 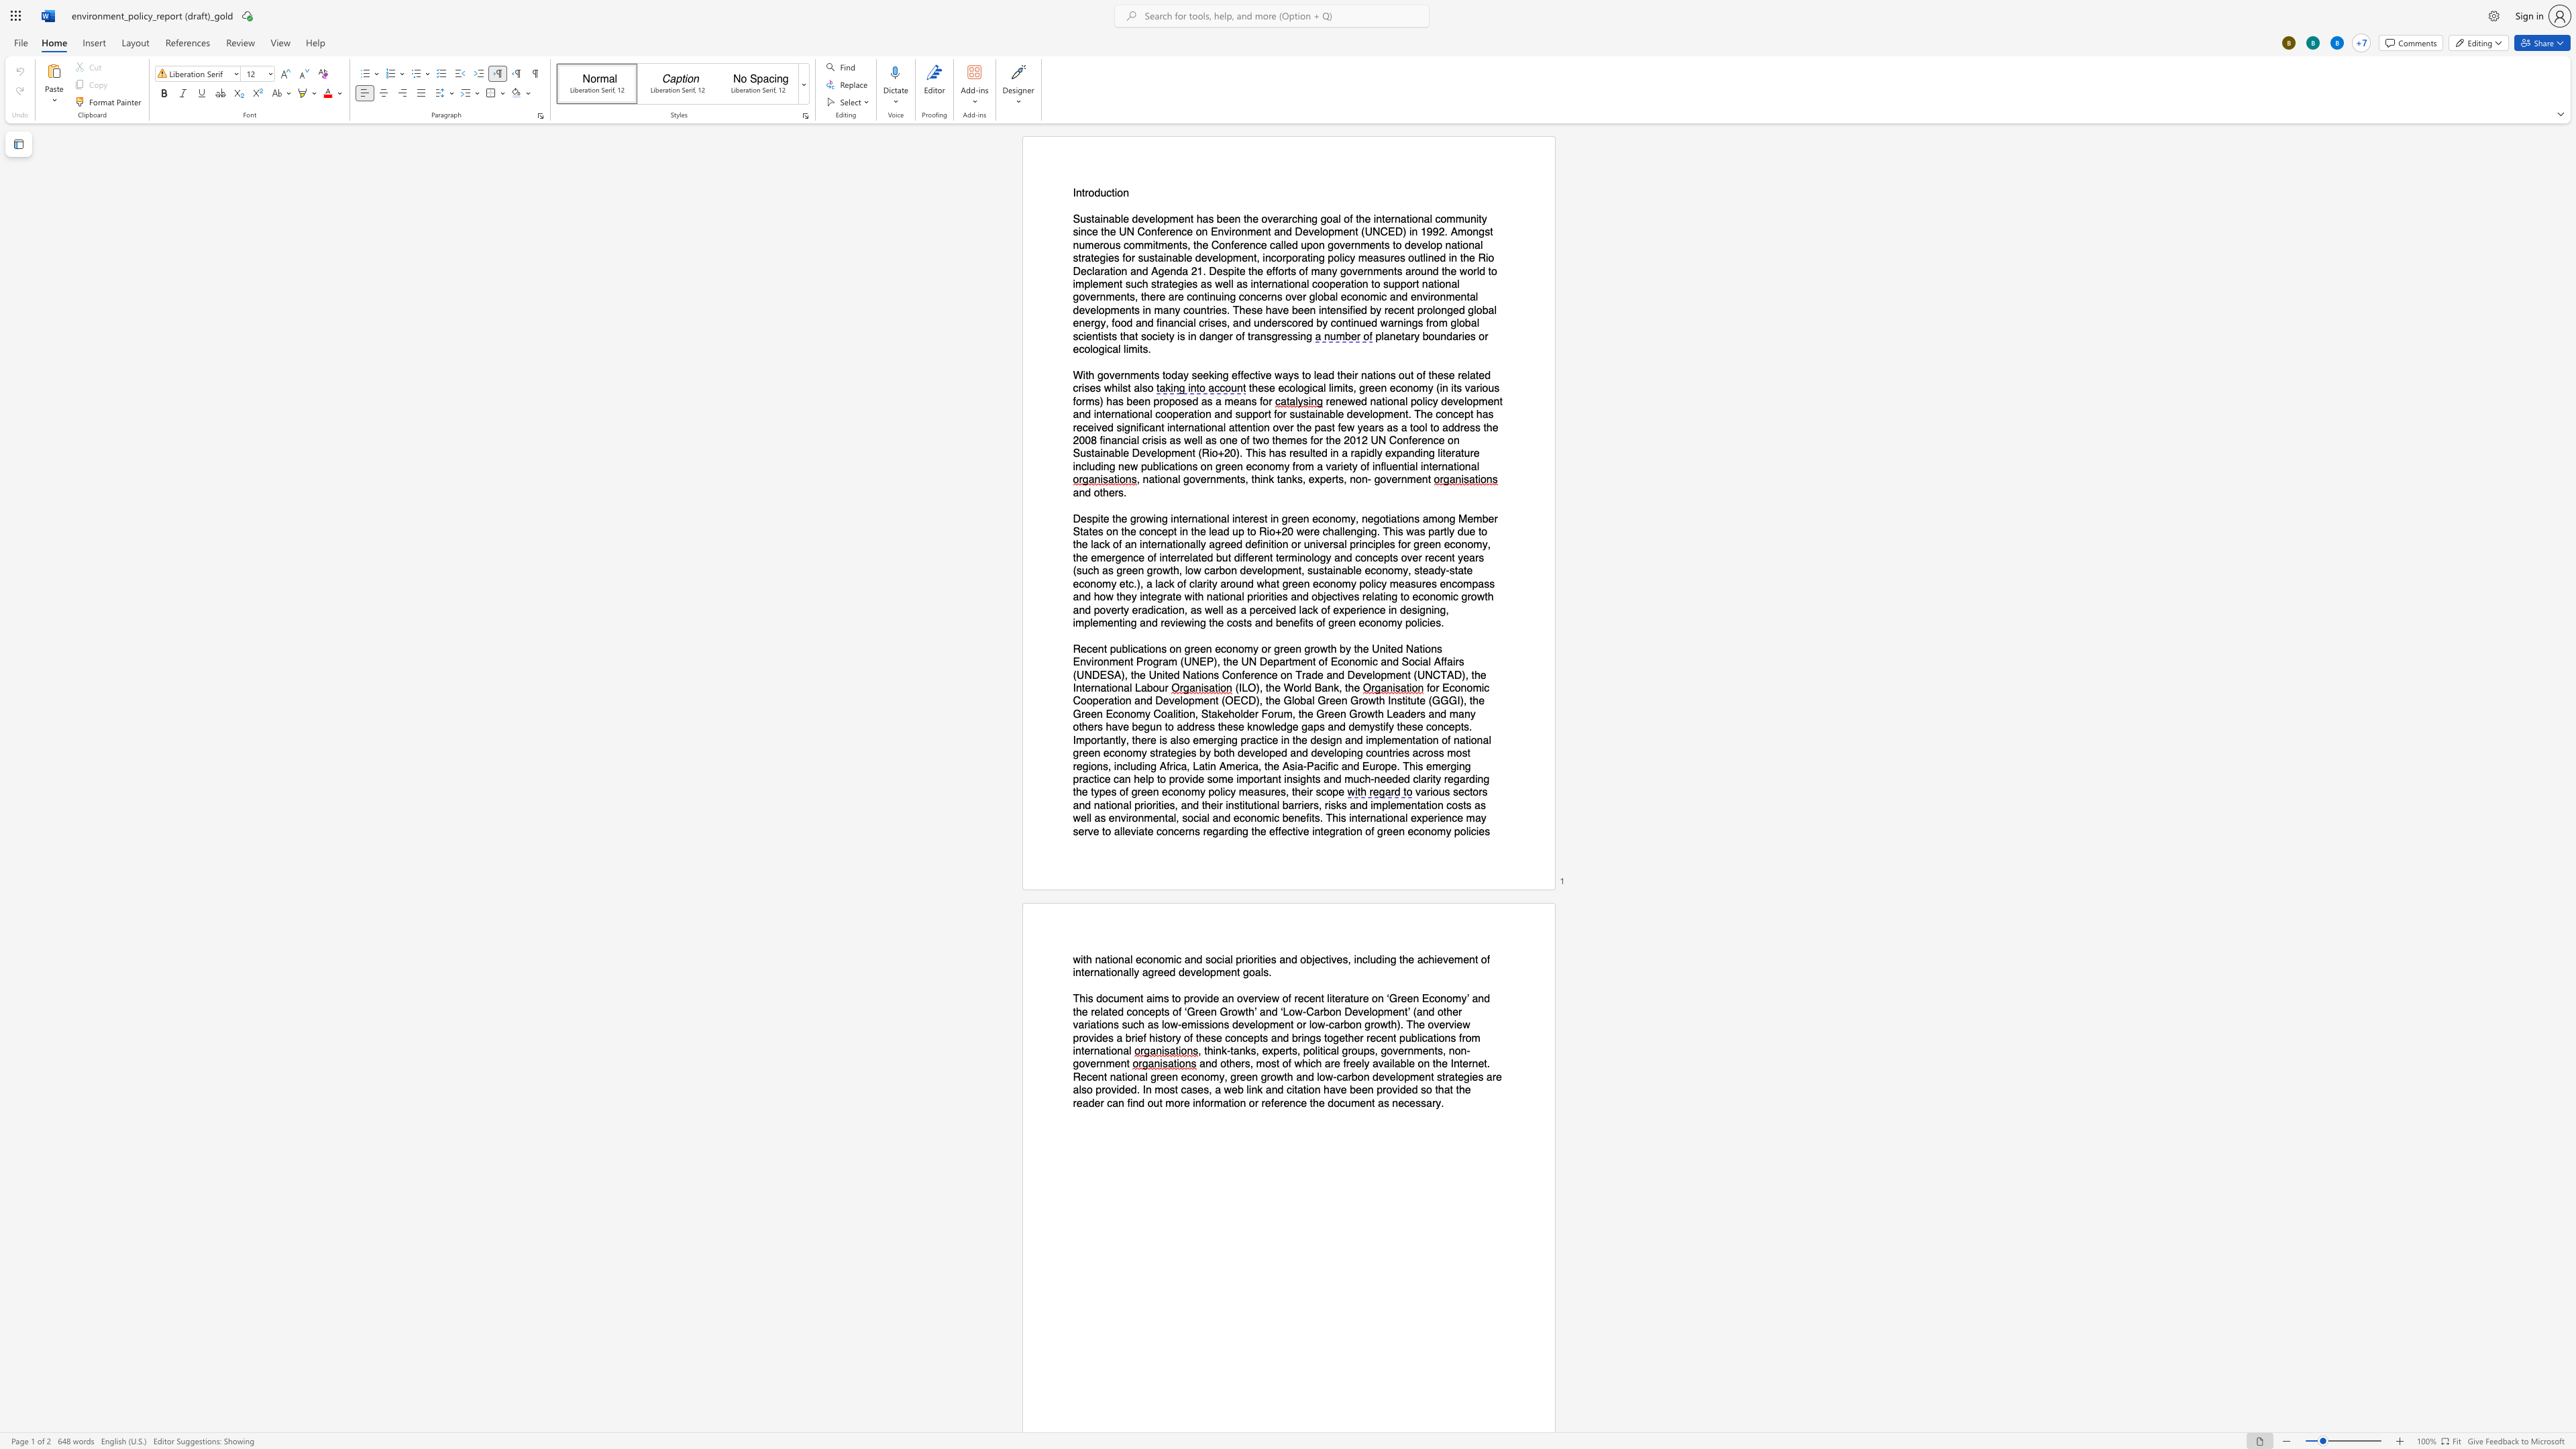 What do you see at coordinates (1130, 440) in the screenshot?
I see `the space between the continuous character "i" and "a" in the text` at bounding box center [1130, 440].